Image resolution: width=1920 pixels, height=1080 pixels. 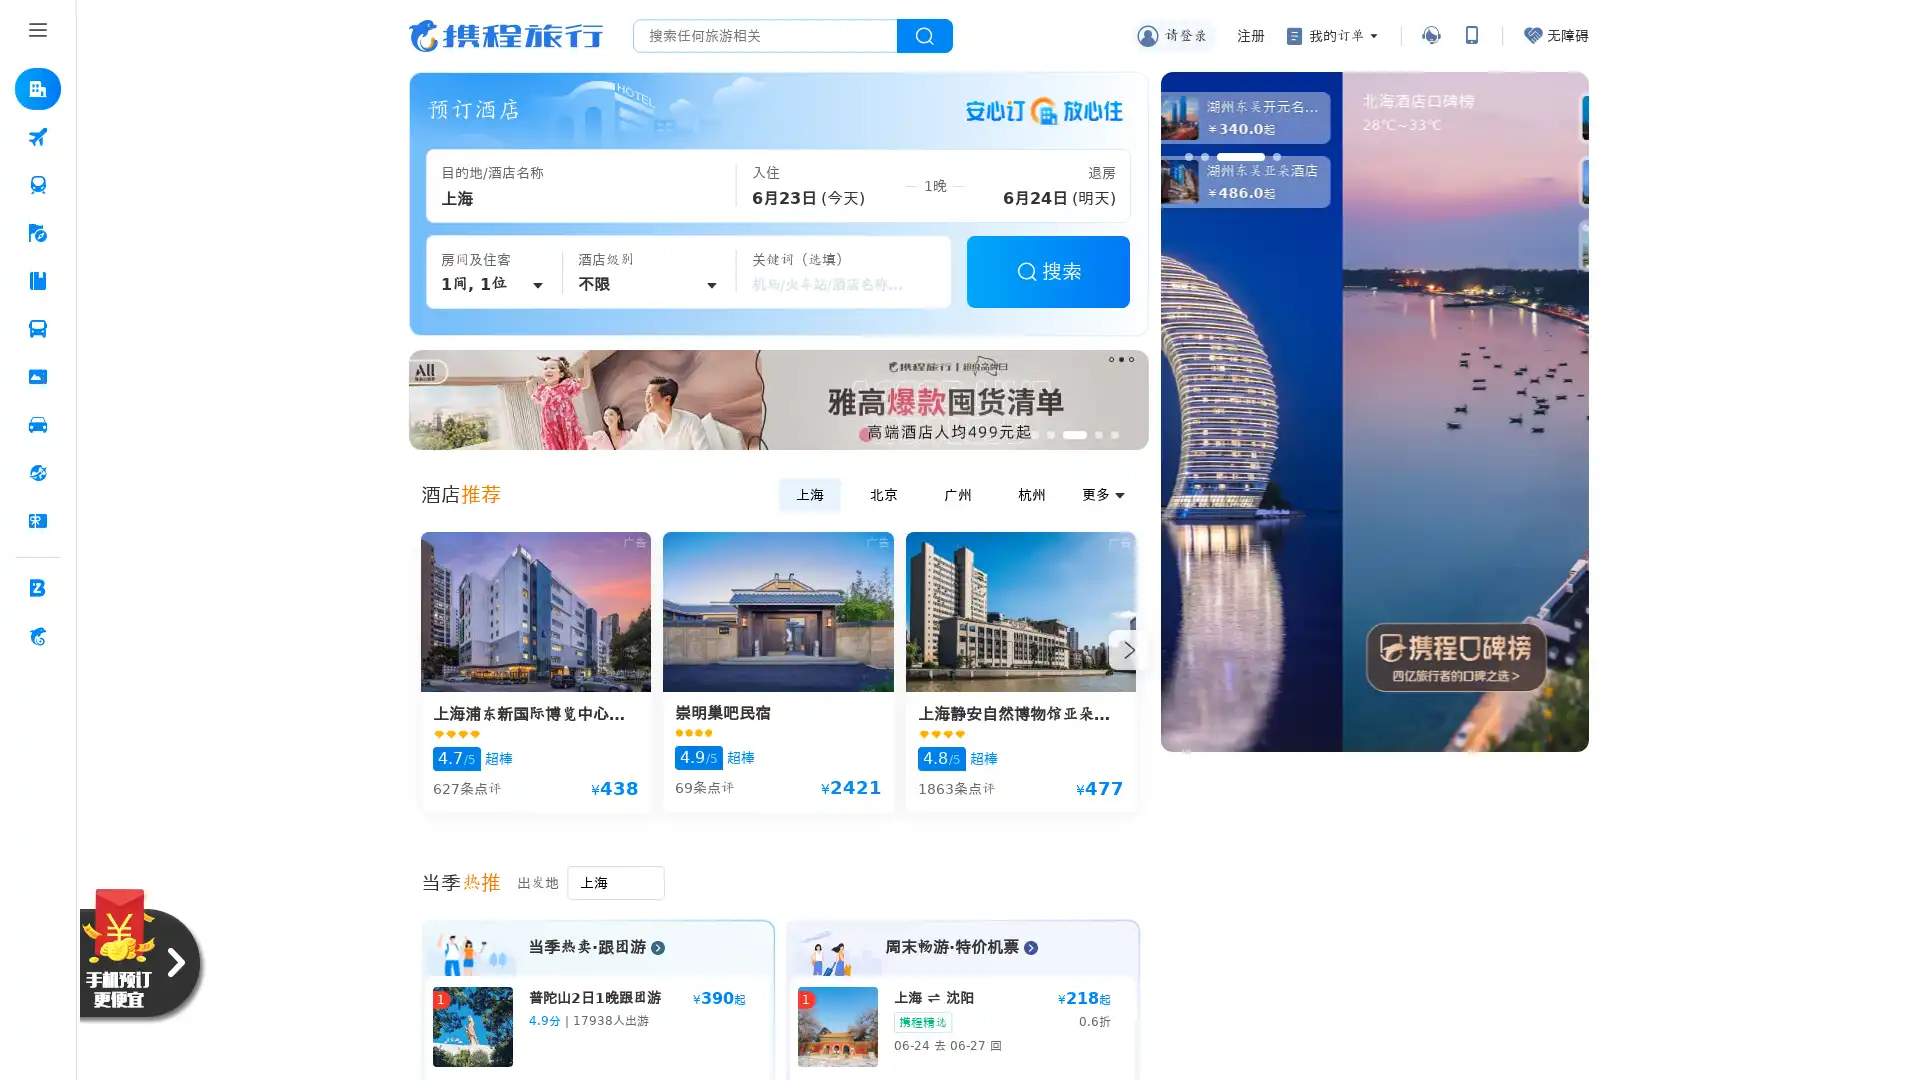 I want to click on Go to slide 3, so click(x=1073, y=434).